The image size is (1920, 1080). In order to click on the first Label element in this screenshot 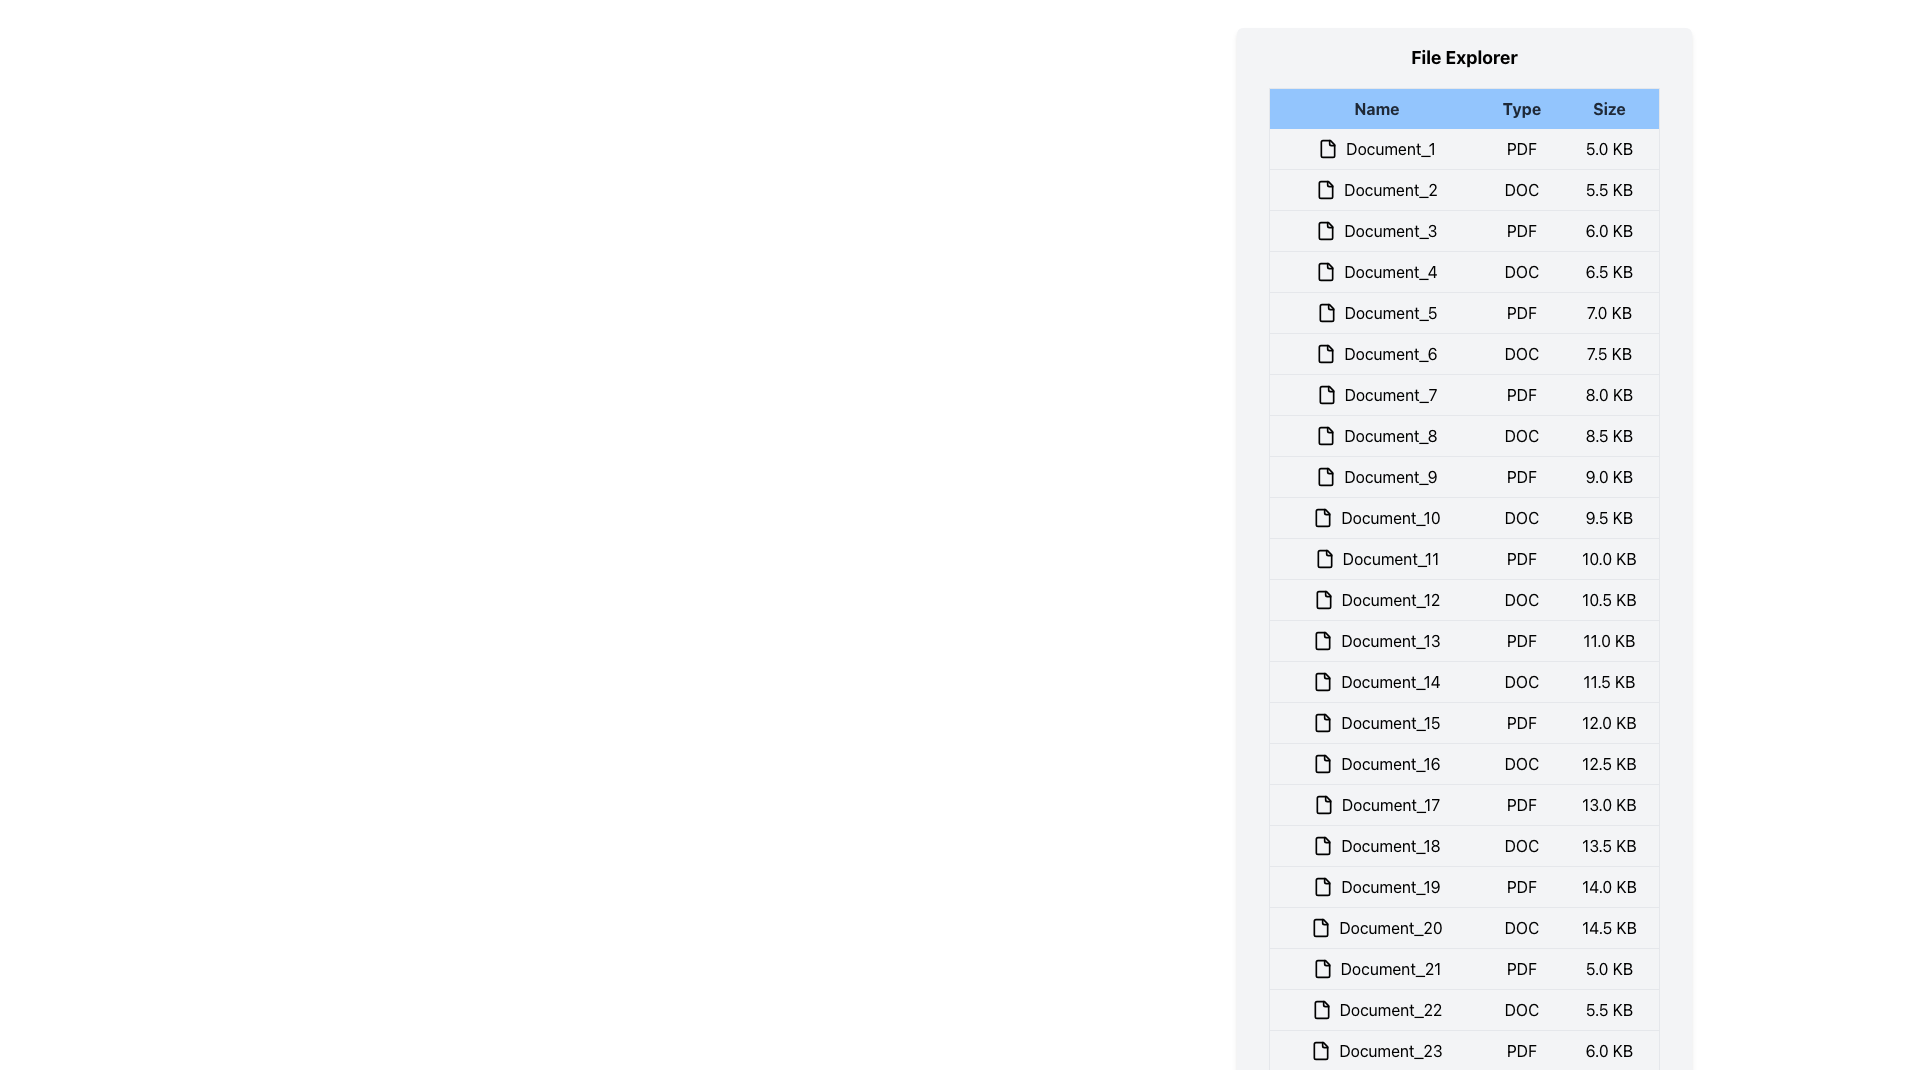, I will do `click(1375, 148)`.